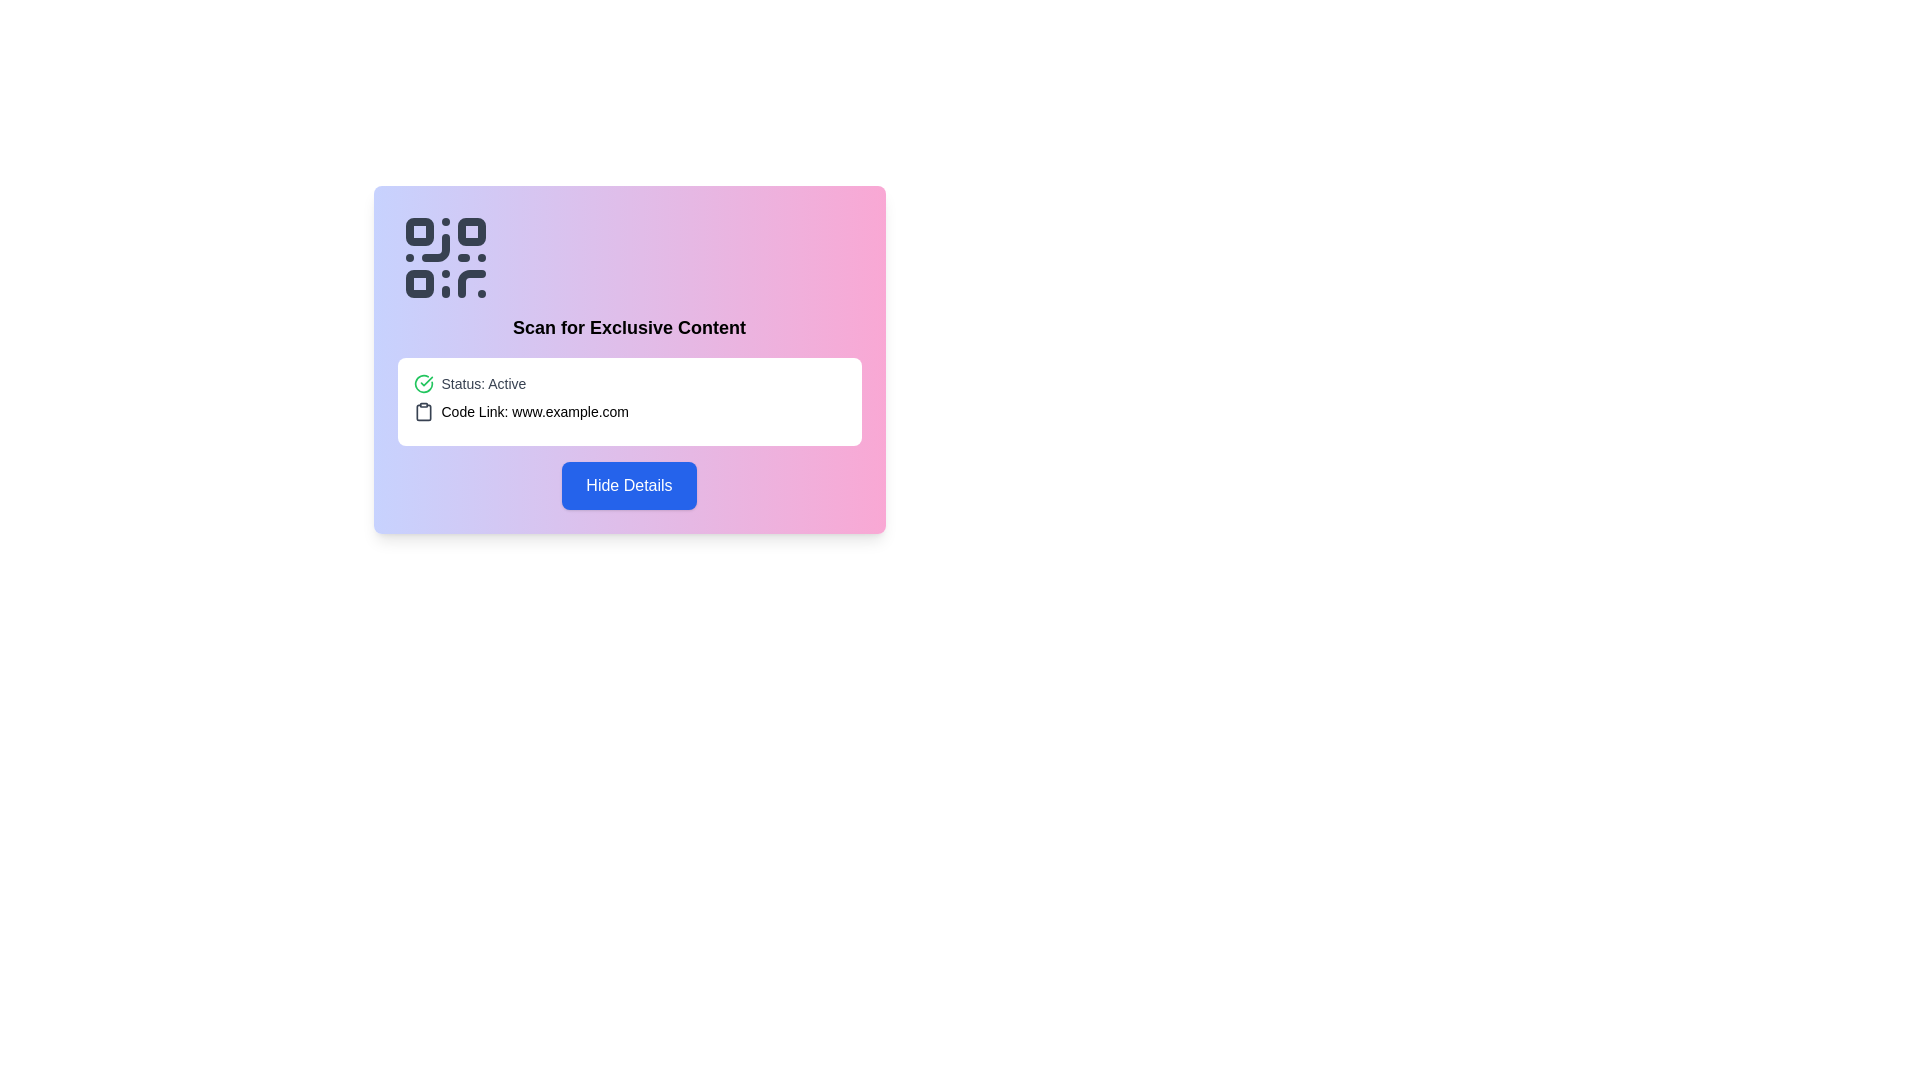  I want to click on the clipboard icon, which is a monochromatic, rounded rectangular icon located near the left side of the text block containing 'Code Link: www.example.com', so click(422, 411).